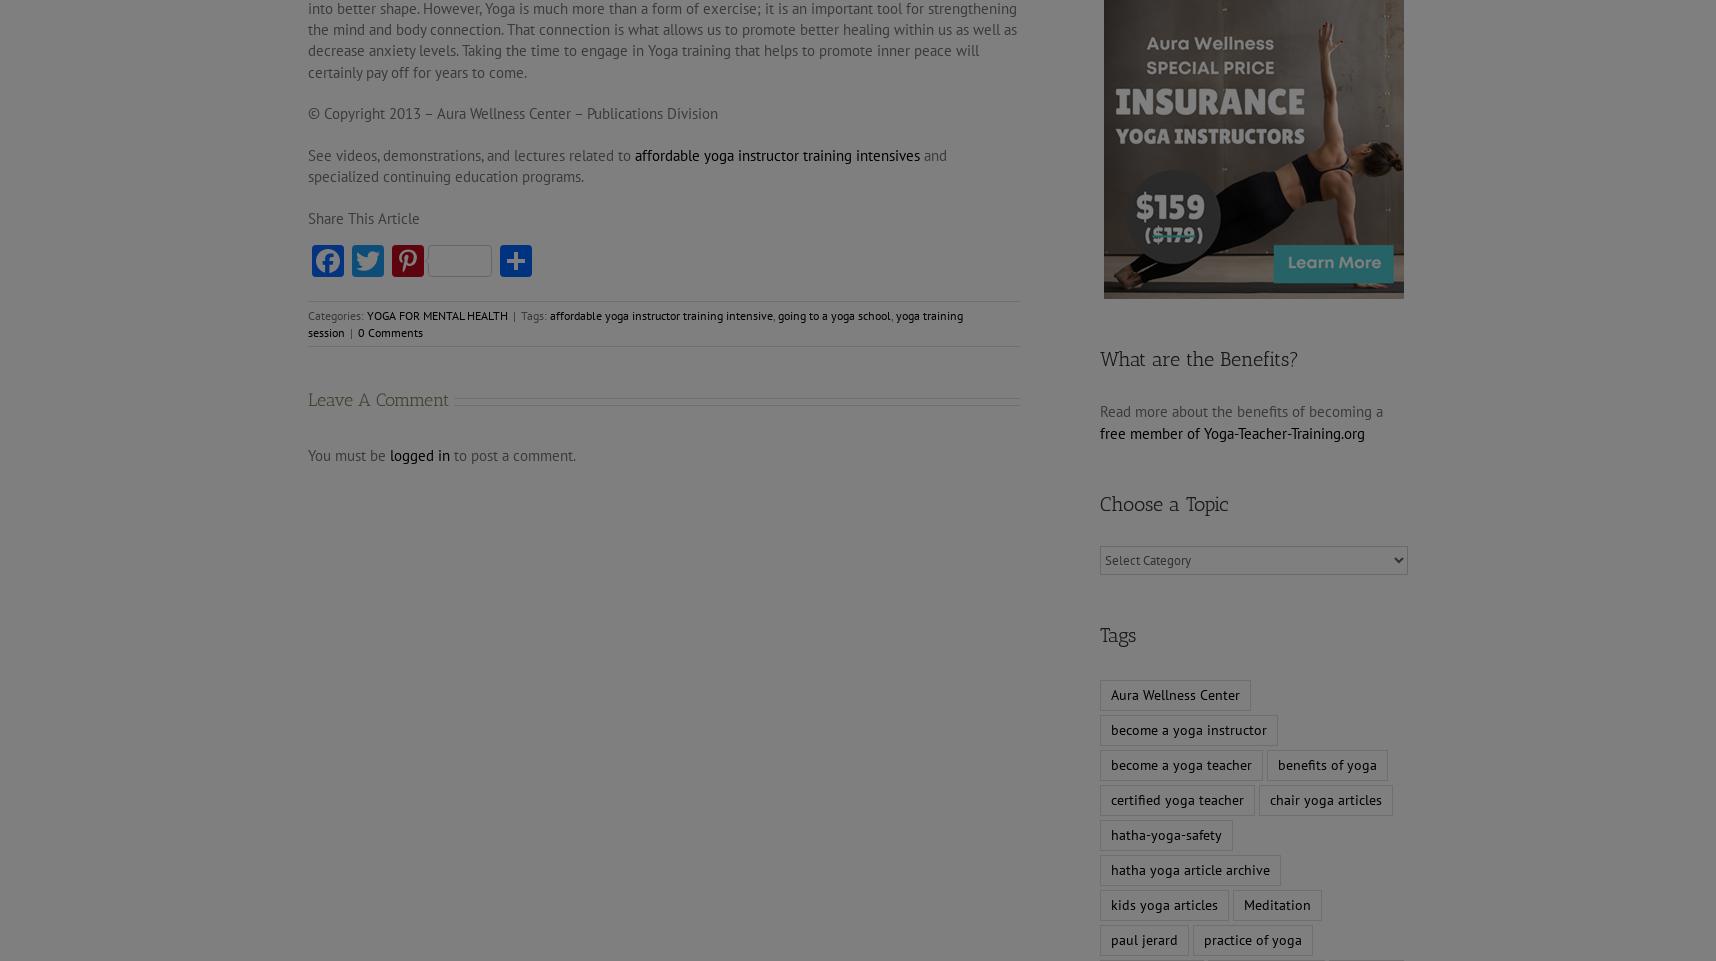 This screenshot has height=961, width=1716. What do you see at coordinates (660, 315) in the screenshot?
I see `'affordable yoga instructor training intensive'` at bounding box center [660, 315].